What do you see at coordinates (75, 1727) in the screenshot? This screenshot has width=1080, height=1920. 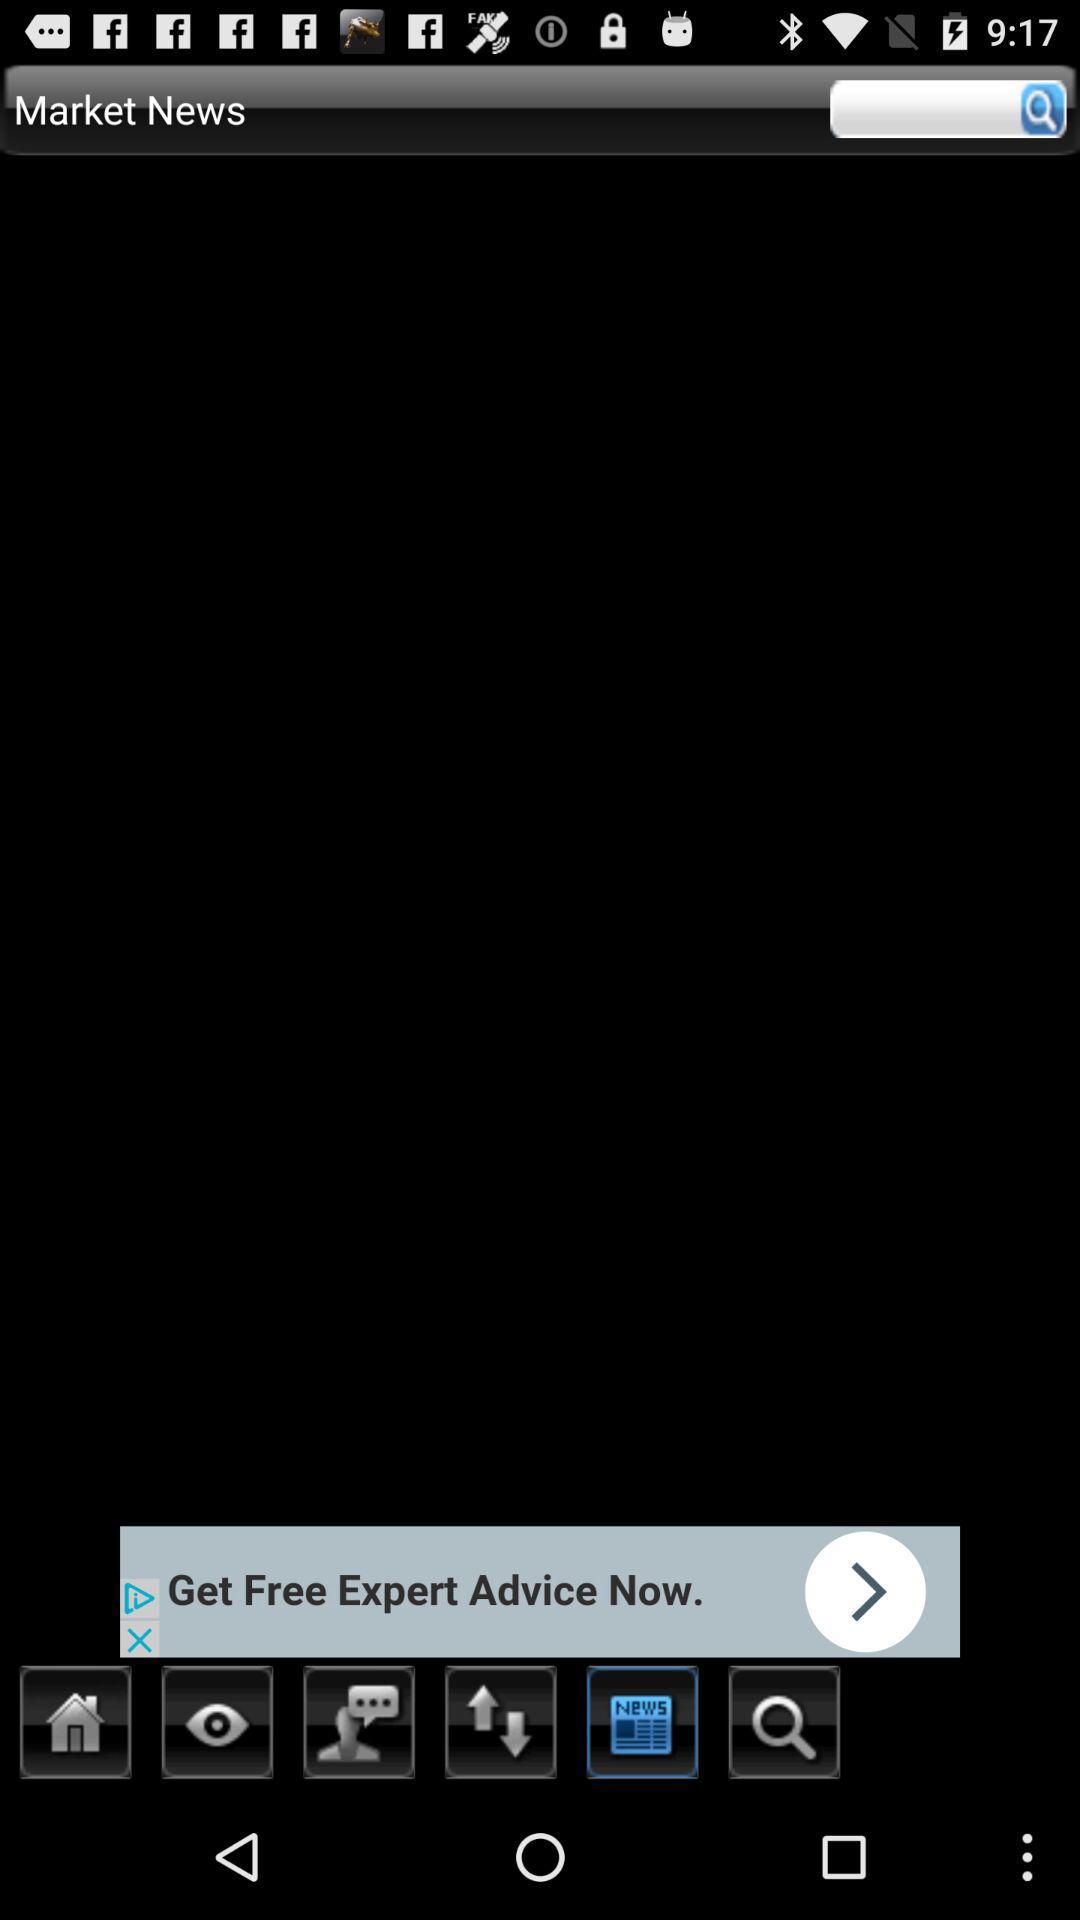 I see `home page` at bounding box center [75, 1727].